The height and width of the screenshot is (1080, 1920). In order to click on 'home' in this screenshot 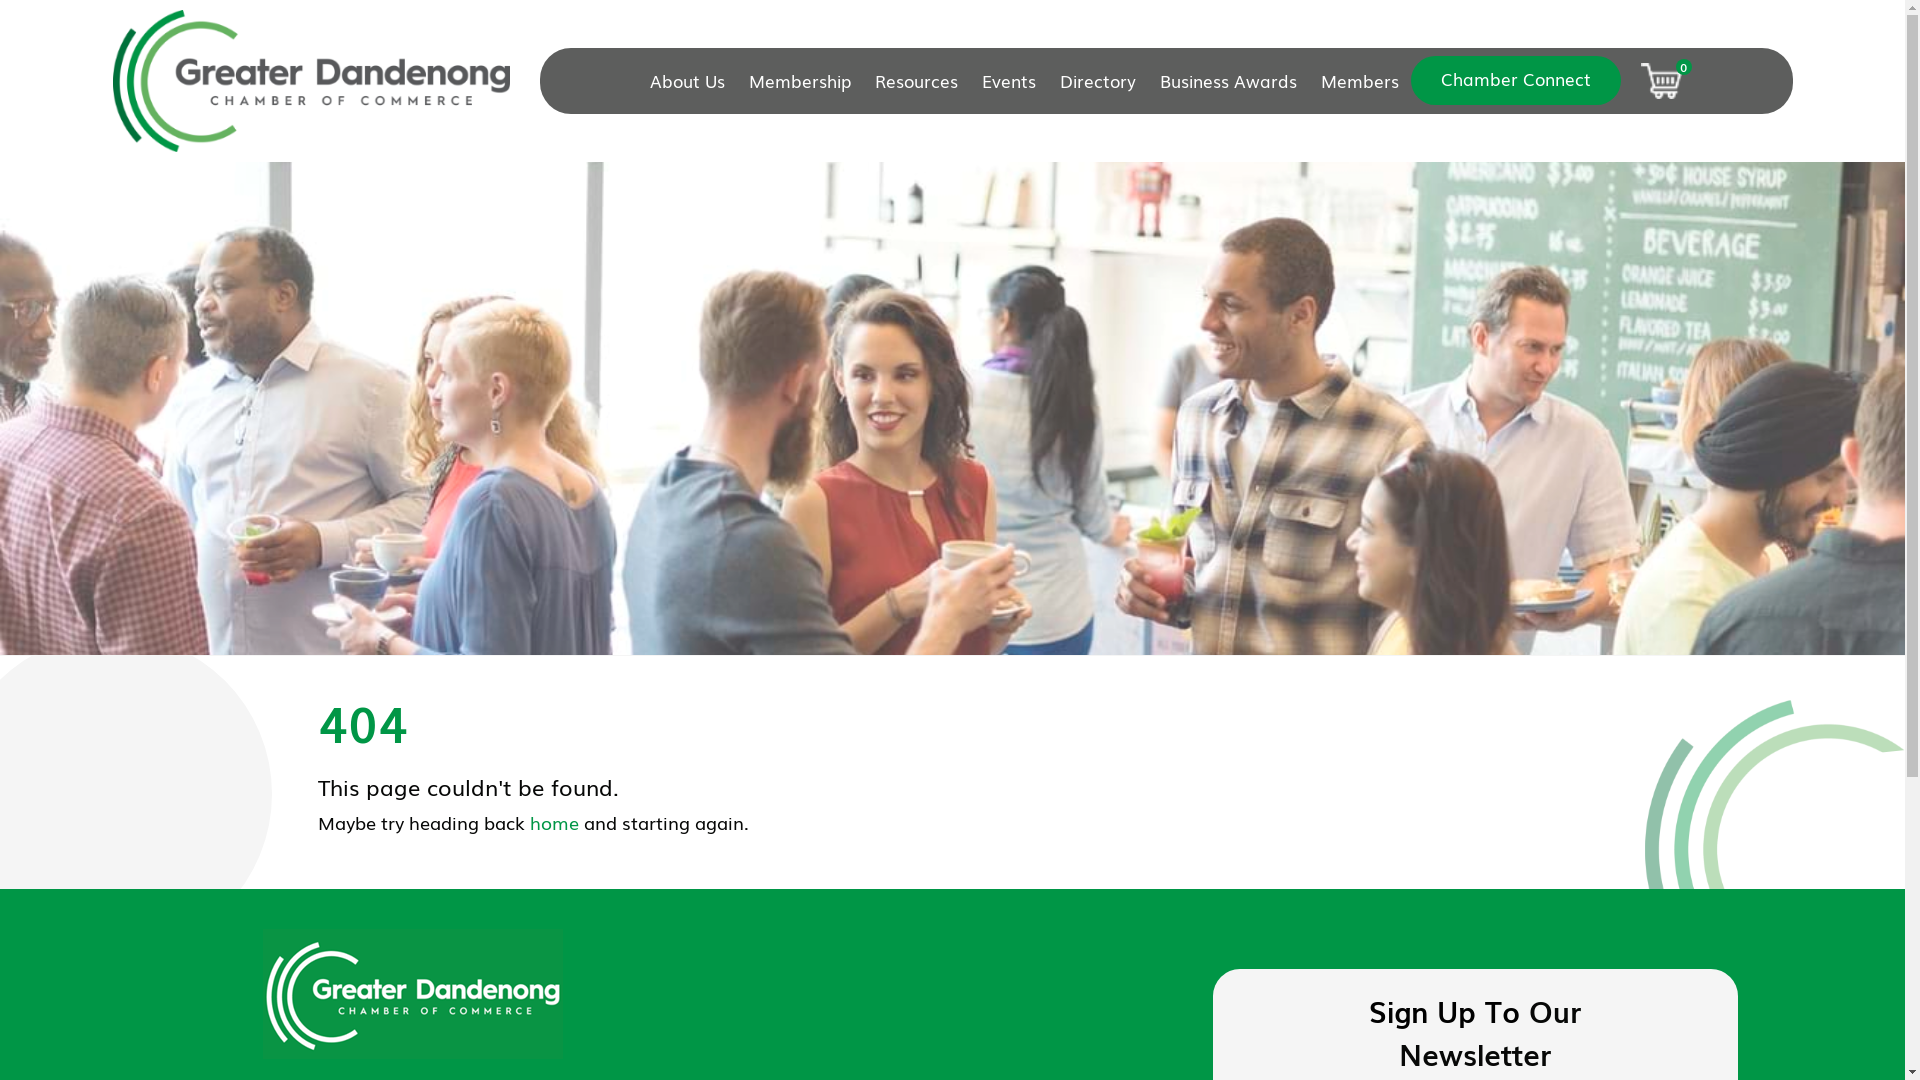, I will do `click(554, 821)`.